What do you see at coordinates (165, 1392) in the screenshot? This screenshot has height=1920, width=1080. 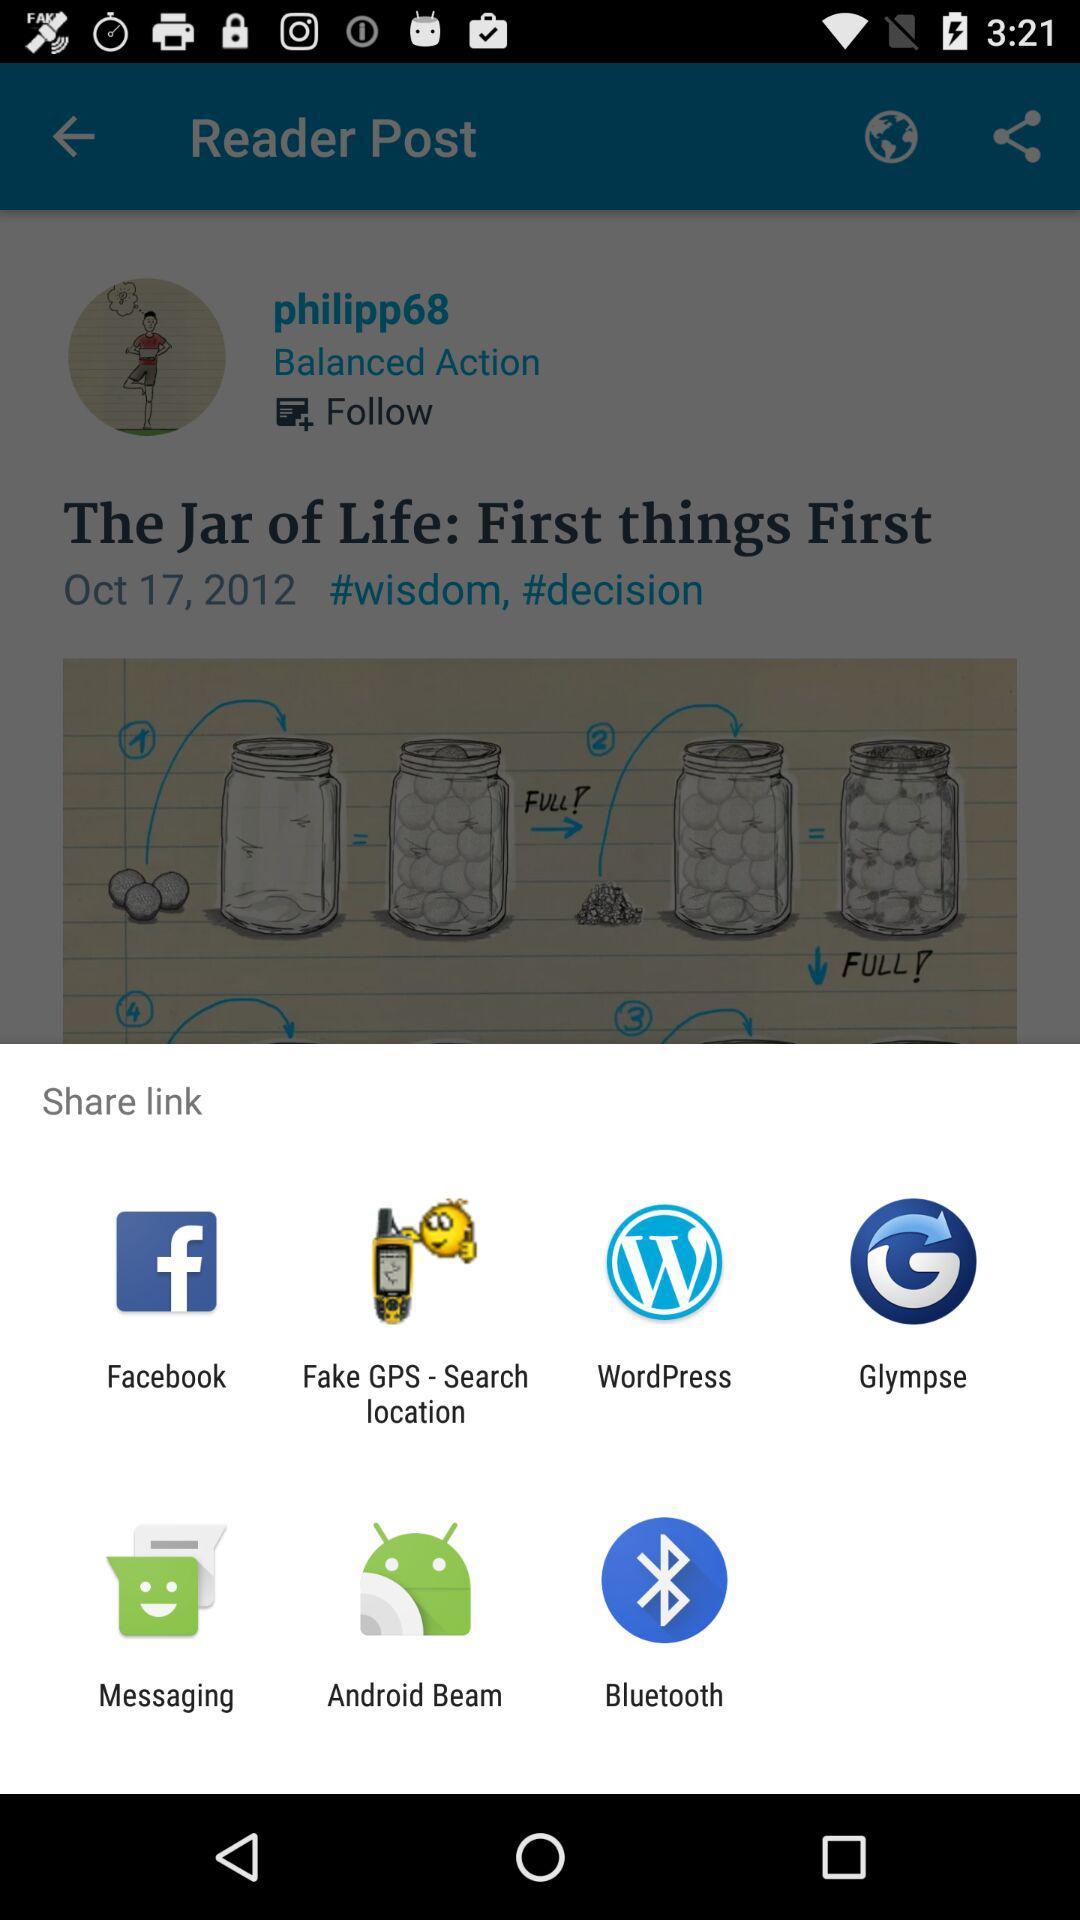 I see `the facebook app` at bounding box center [165, 1392].